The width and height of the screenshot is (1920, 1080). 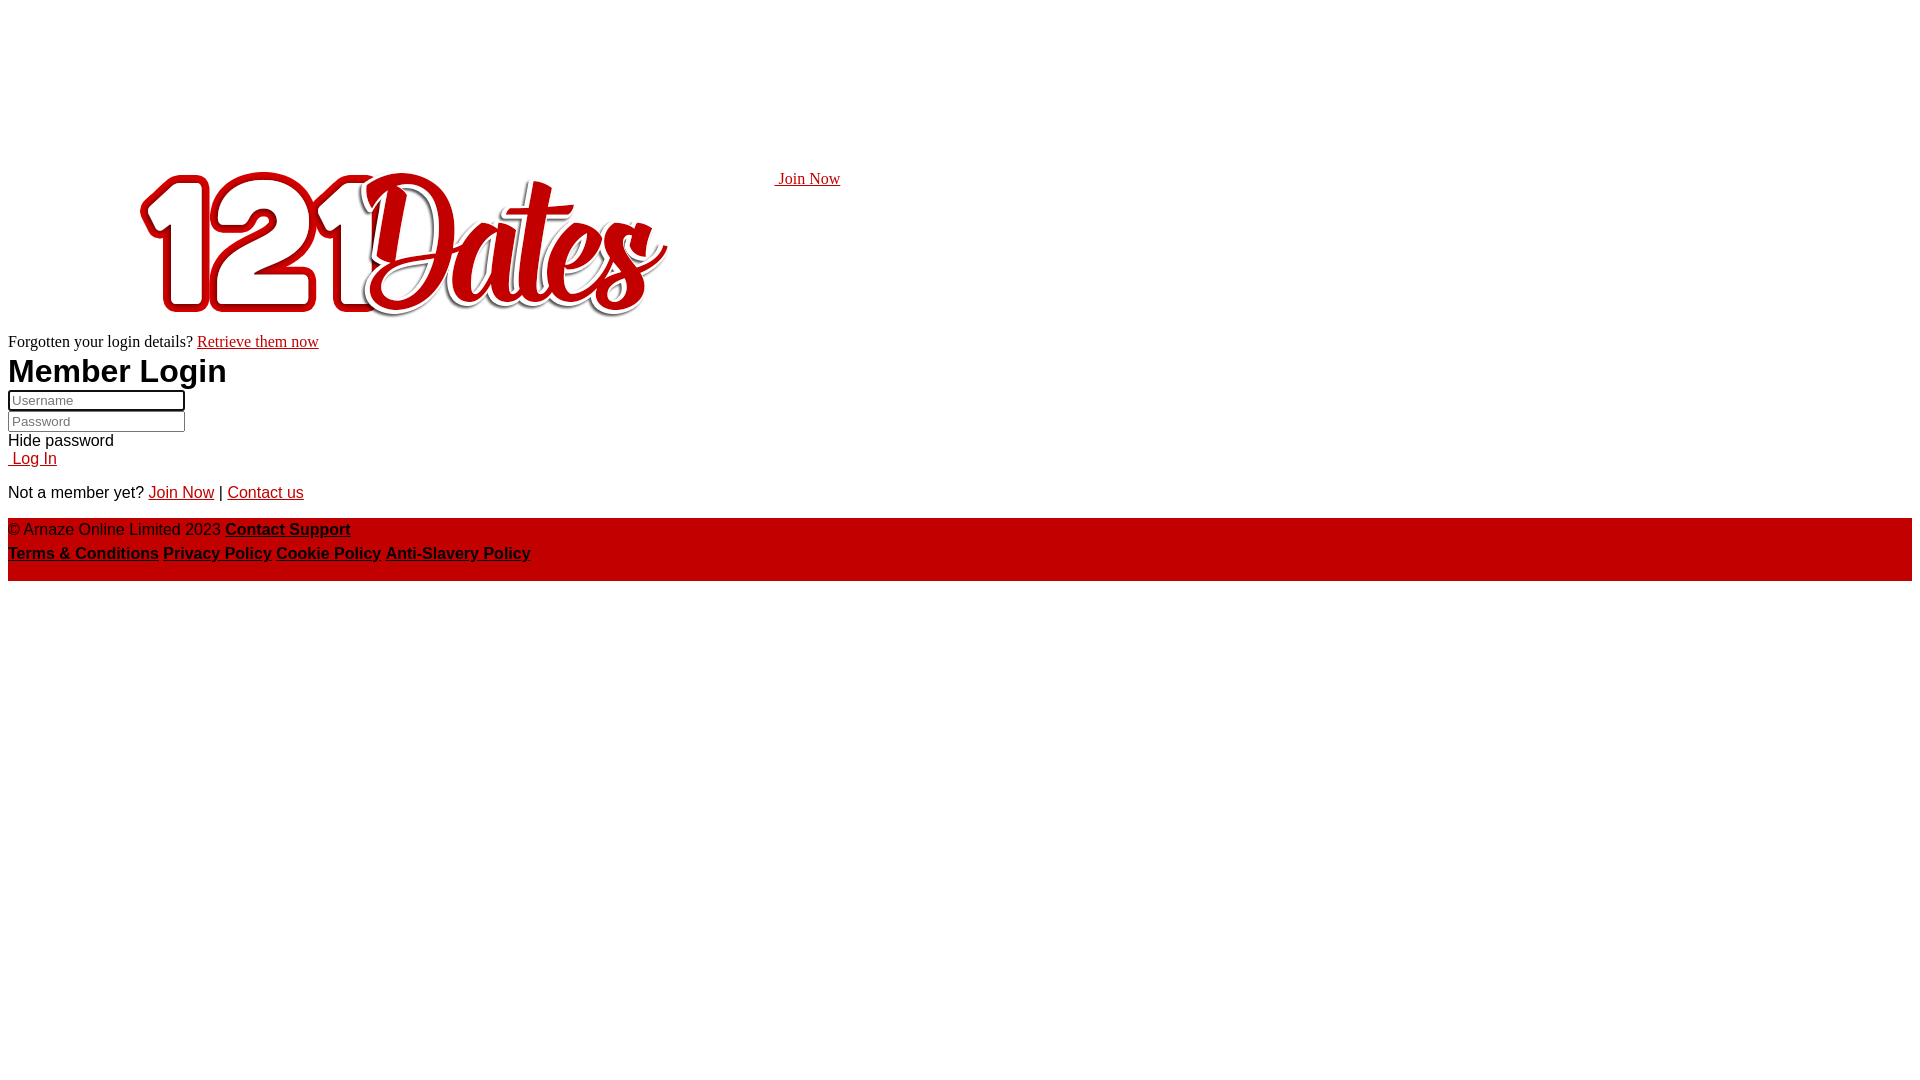 What do you see at coordinates (217, 553) in the screenshot?
I see `'Privacy Policy'` at bounding box center [217, 553].